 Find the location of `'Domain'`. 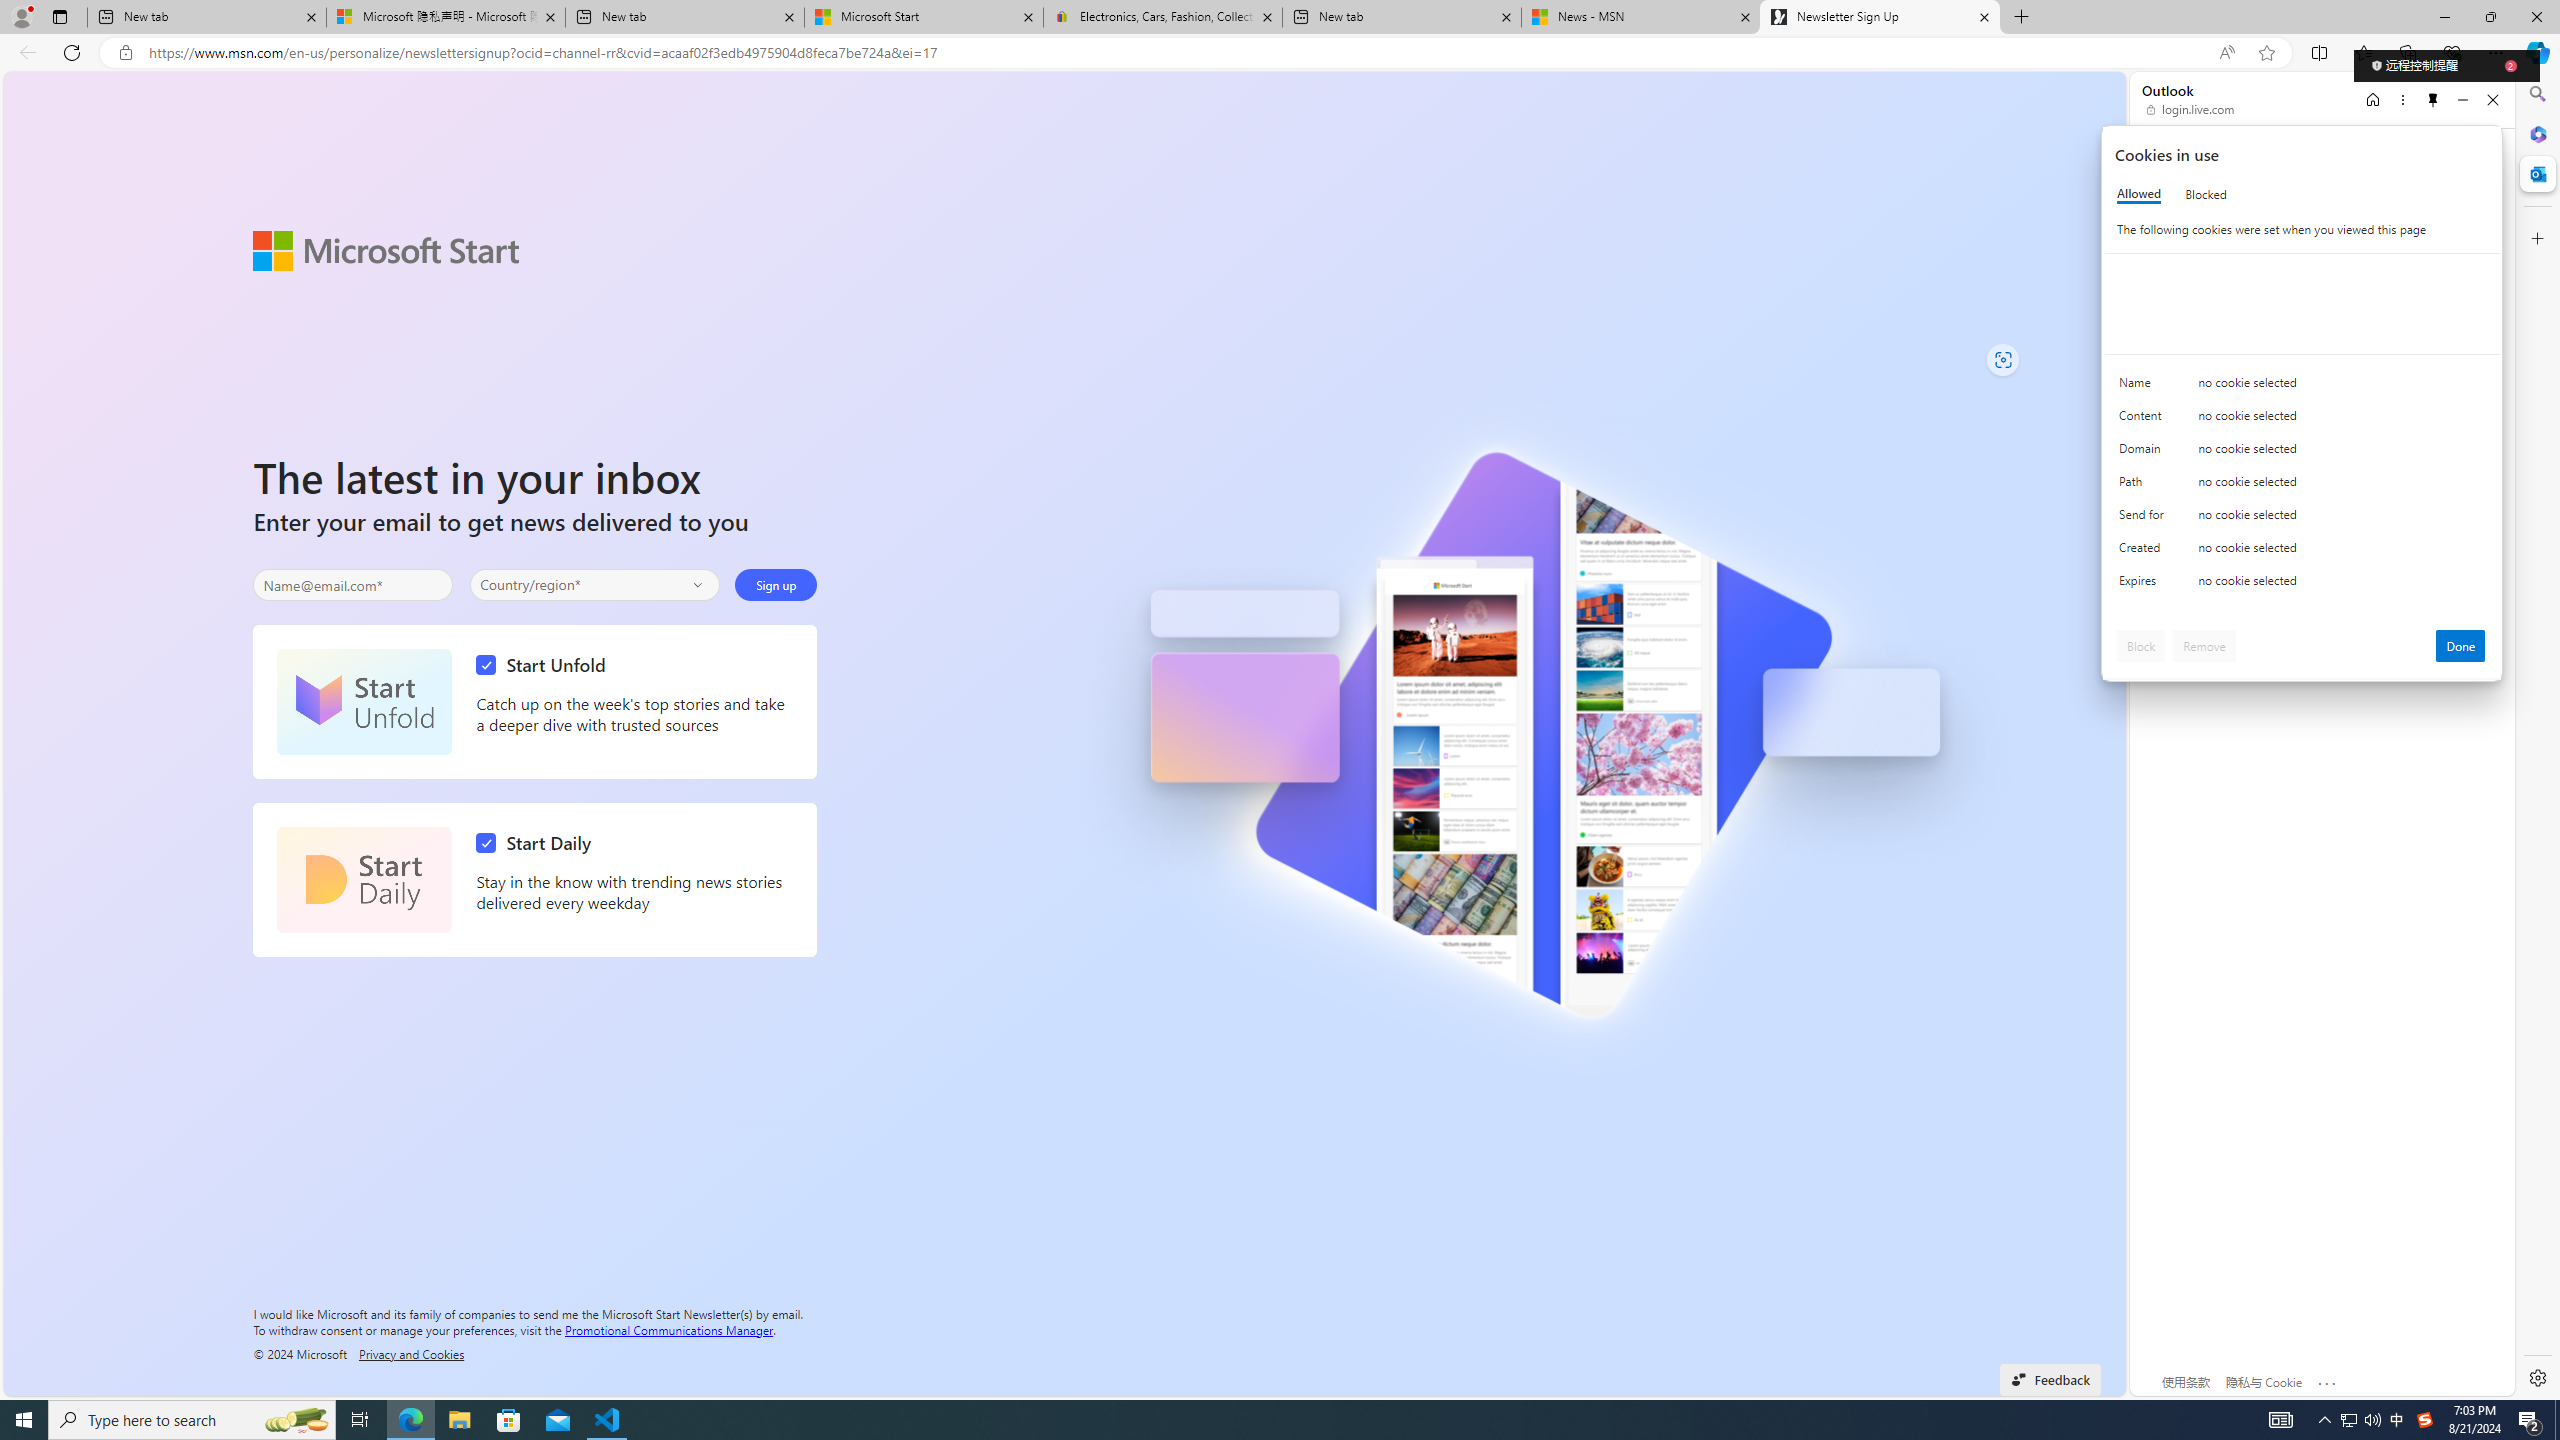

'Domain' is located at coordinates (2144, 452).